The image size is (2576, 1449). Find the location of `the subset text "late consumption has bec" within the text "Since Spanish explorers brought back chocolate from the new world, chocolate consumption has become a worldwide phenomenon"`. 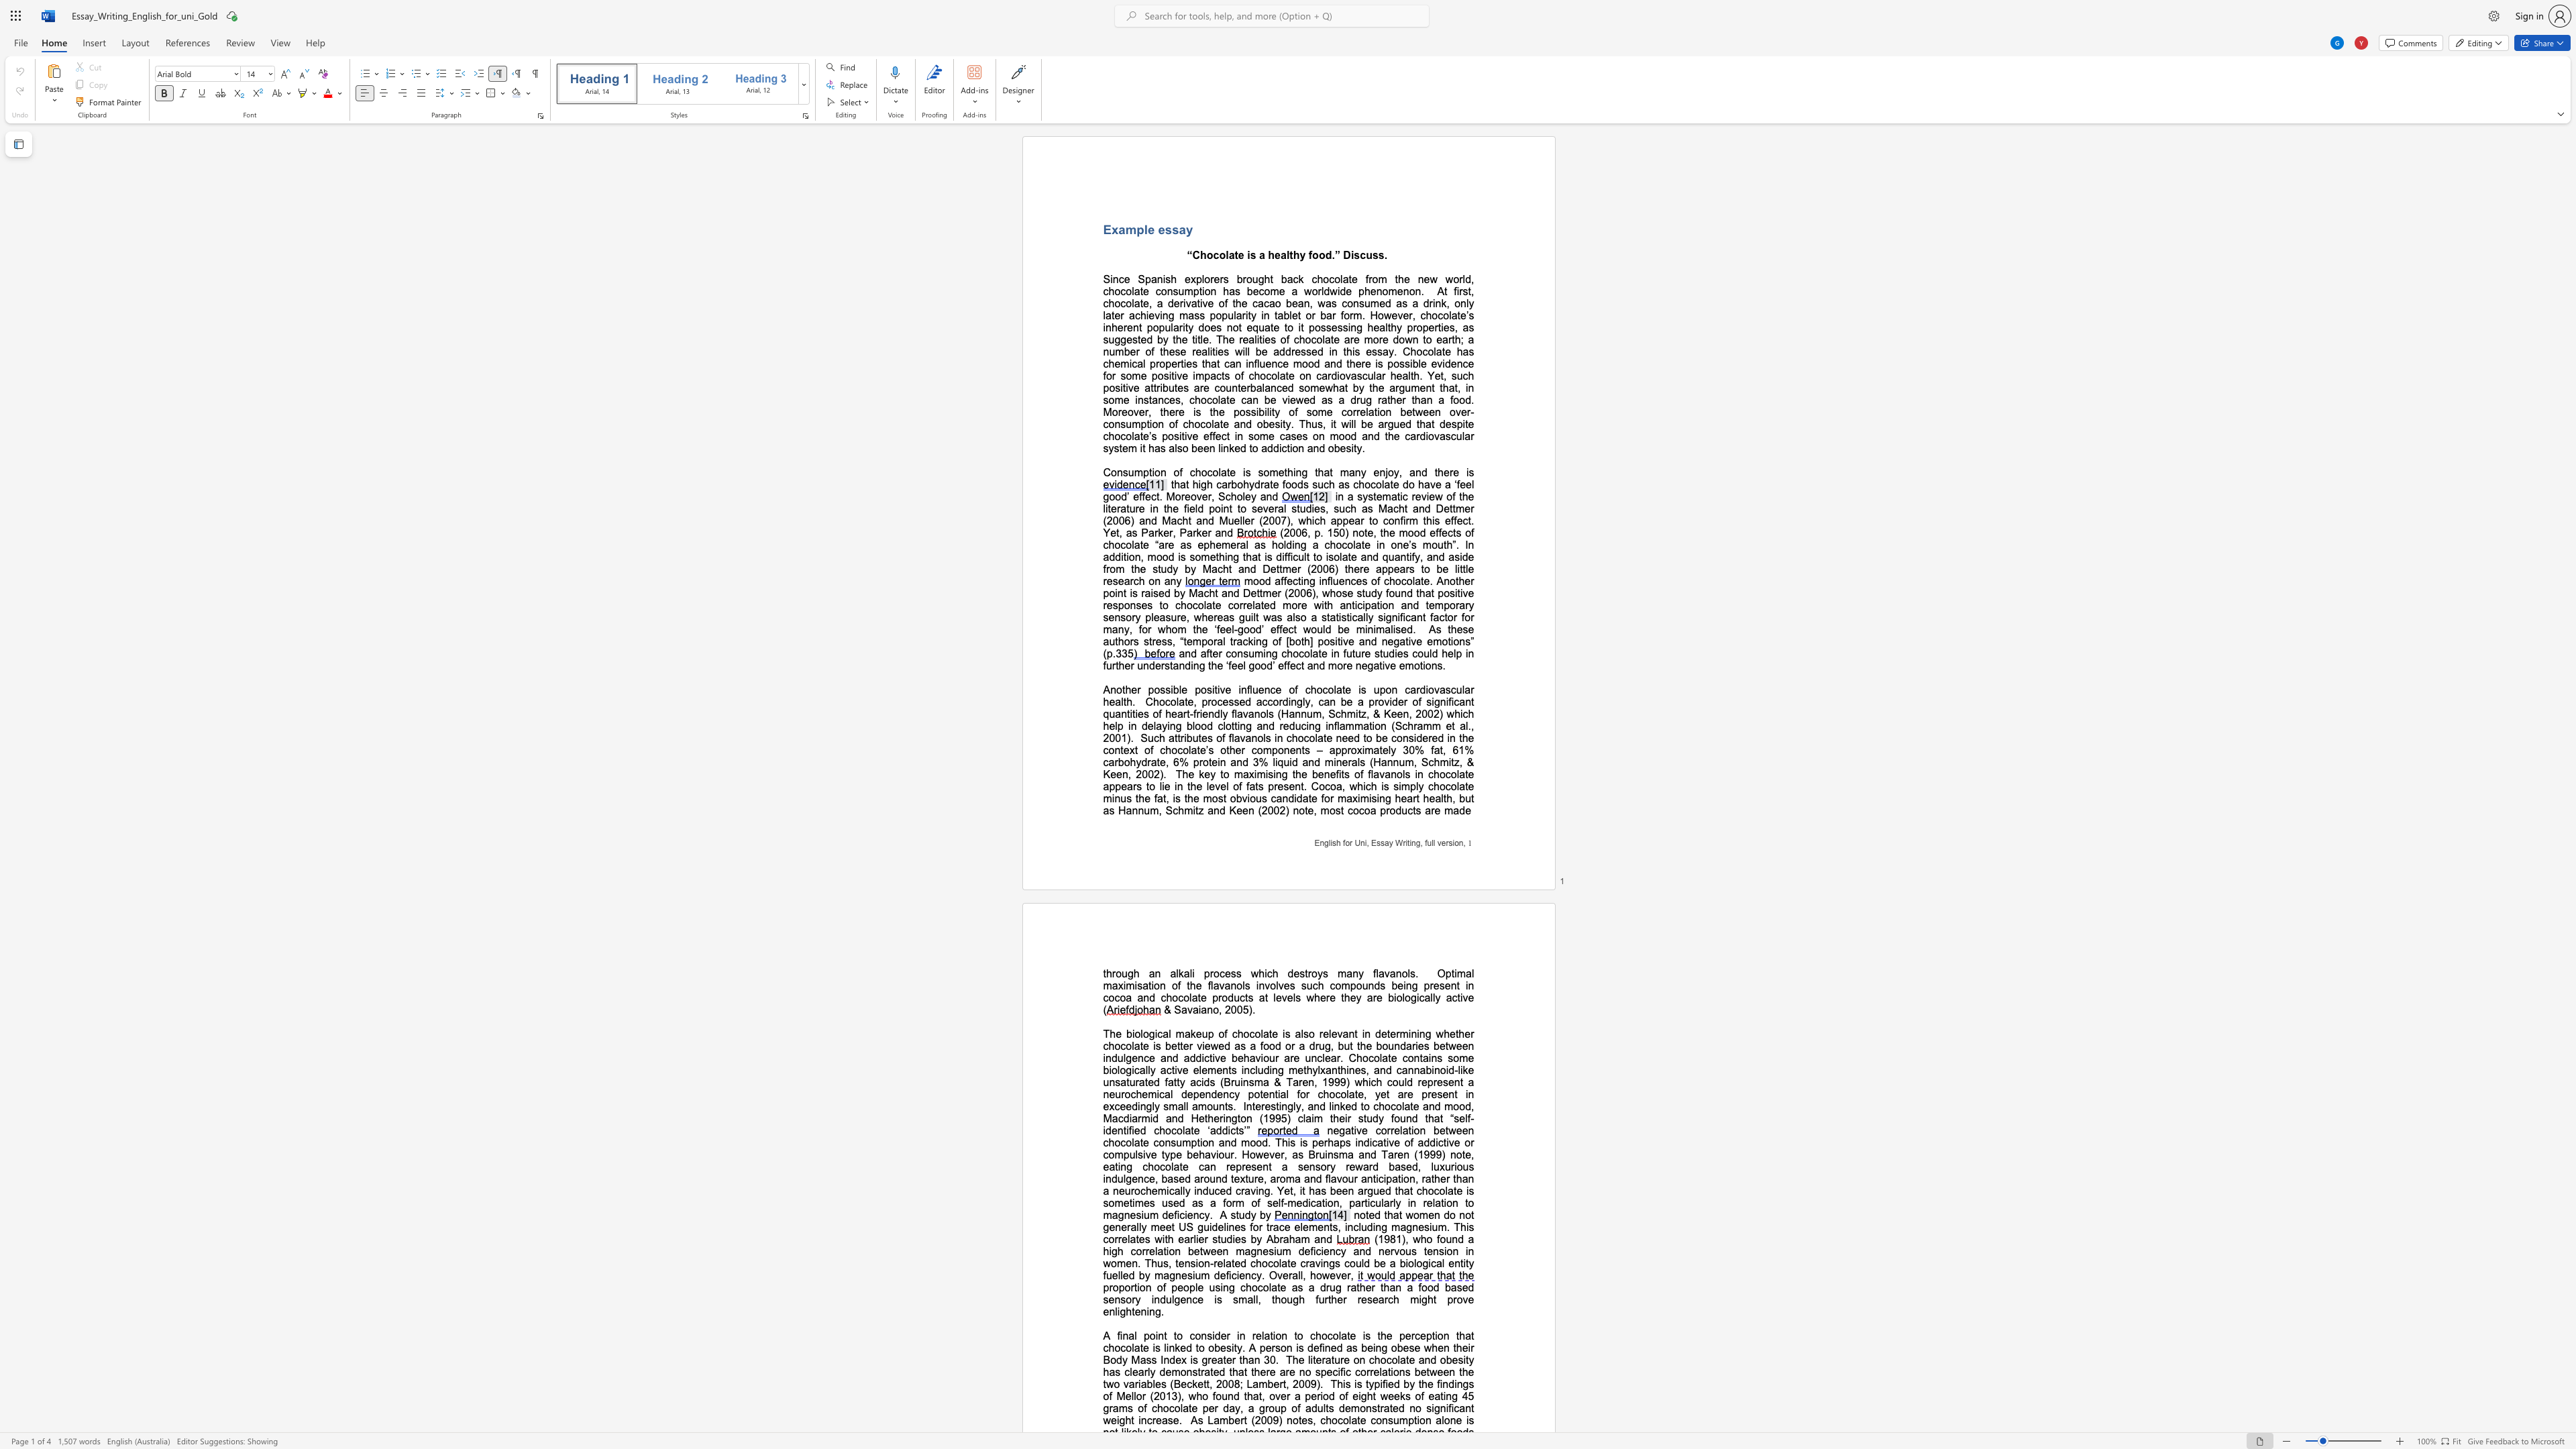

the subset text "late consumption has bec" within the text "Since Spanish explorers brought back chocolate from the new world, chocolate consumption has become a worldwide phenomenon" is located at coordinates (1130, 290).